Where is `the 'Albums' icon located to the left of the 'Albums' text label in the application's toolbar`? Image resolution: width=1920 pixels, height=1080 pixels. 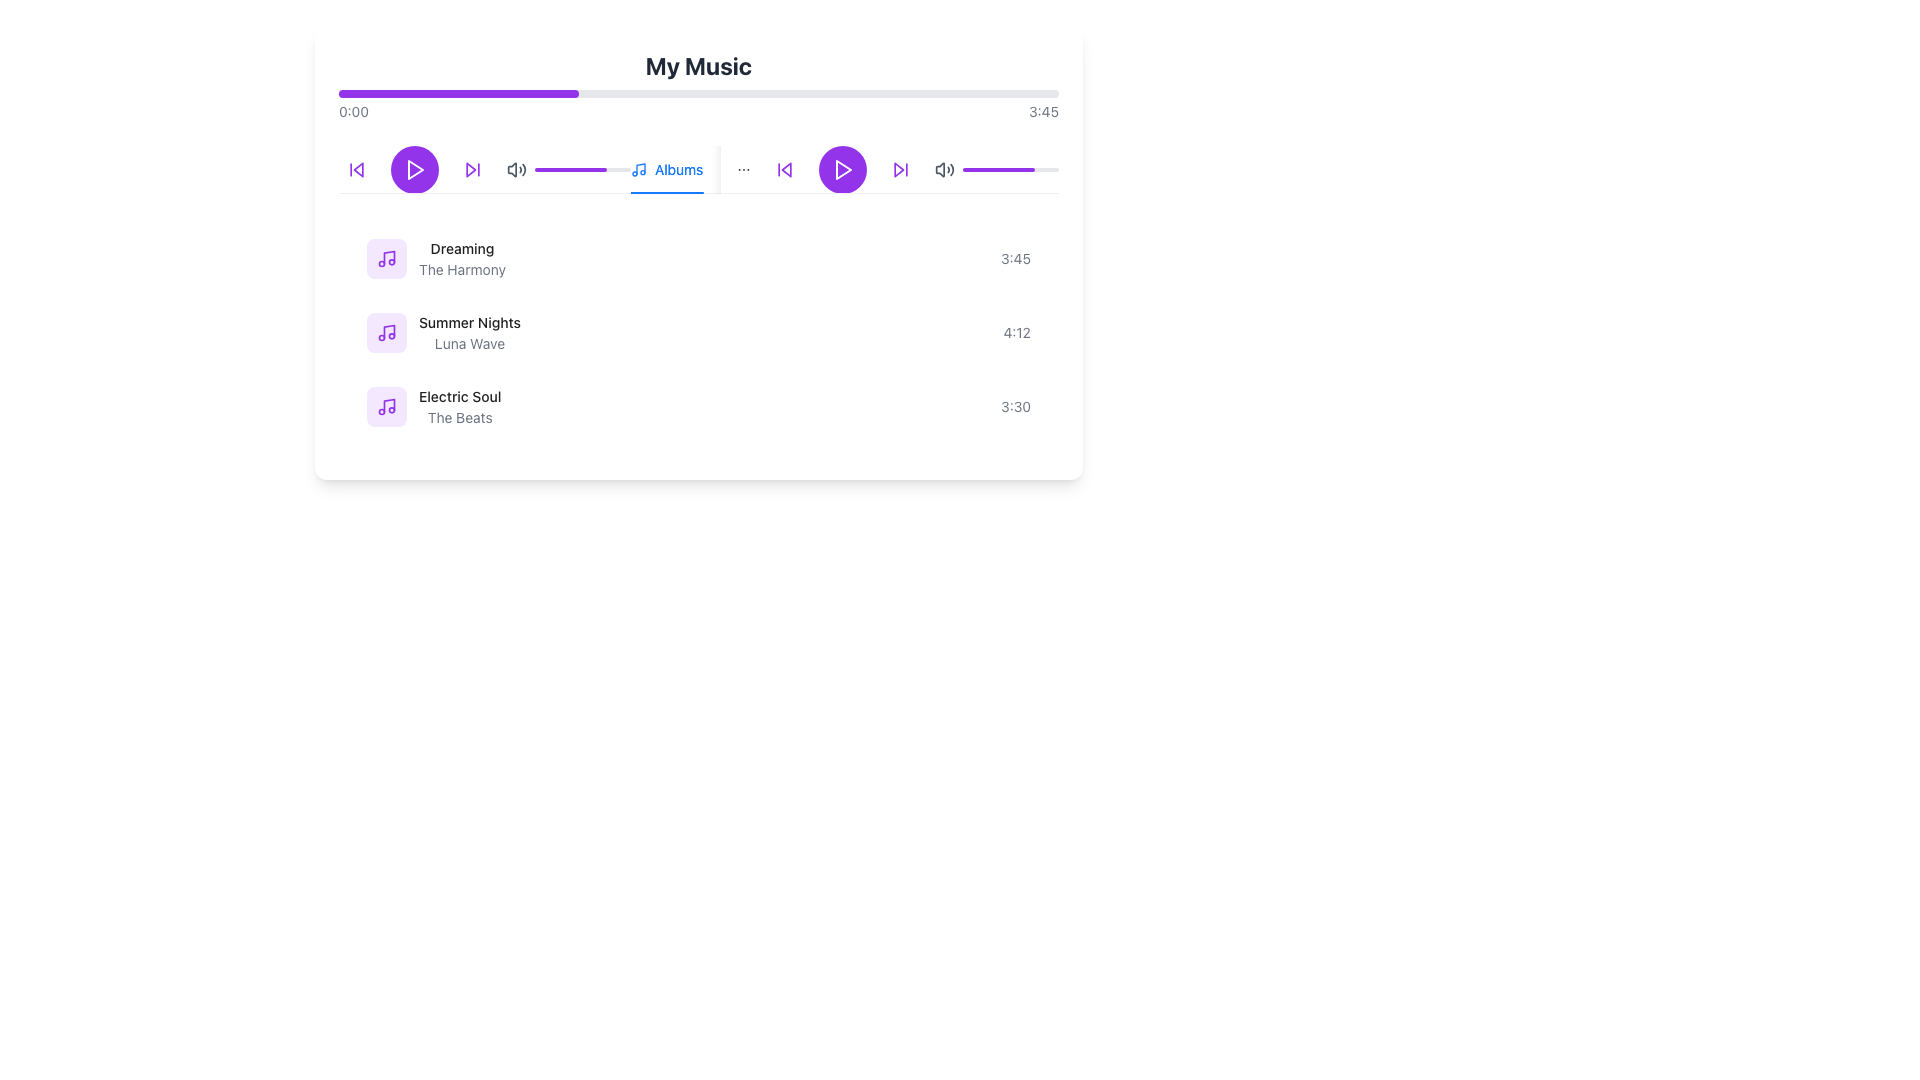 the 'Albums' icon located to the left of the 'Albums' text label in the application's toolbar is located at coordinates (637, 168).